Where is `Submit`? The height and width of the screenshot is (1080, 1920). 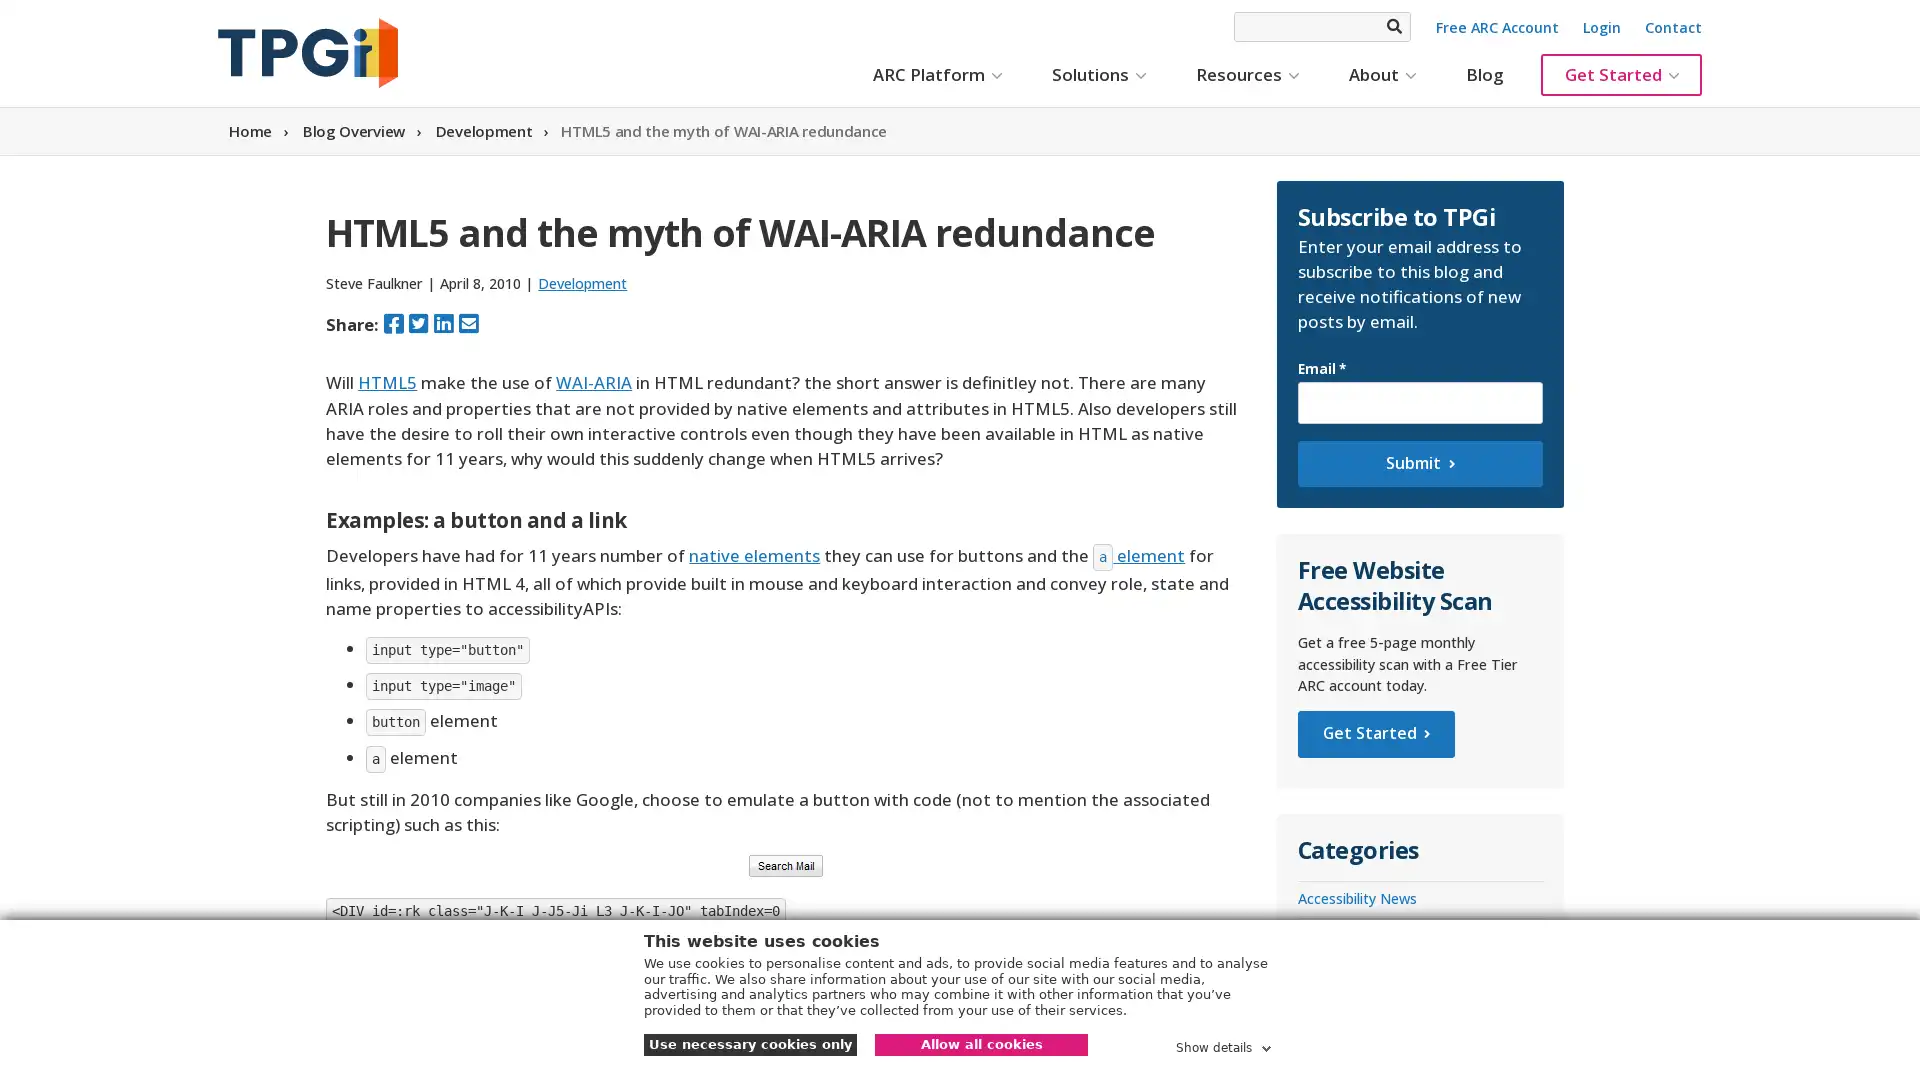 Submit is located at coordinates (1418, 463).